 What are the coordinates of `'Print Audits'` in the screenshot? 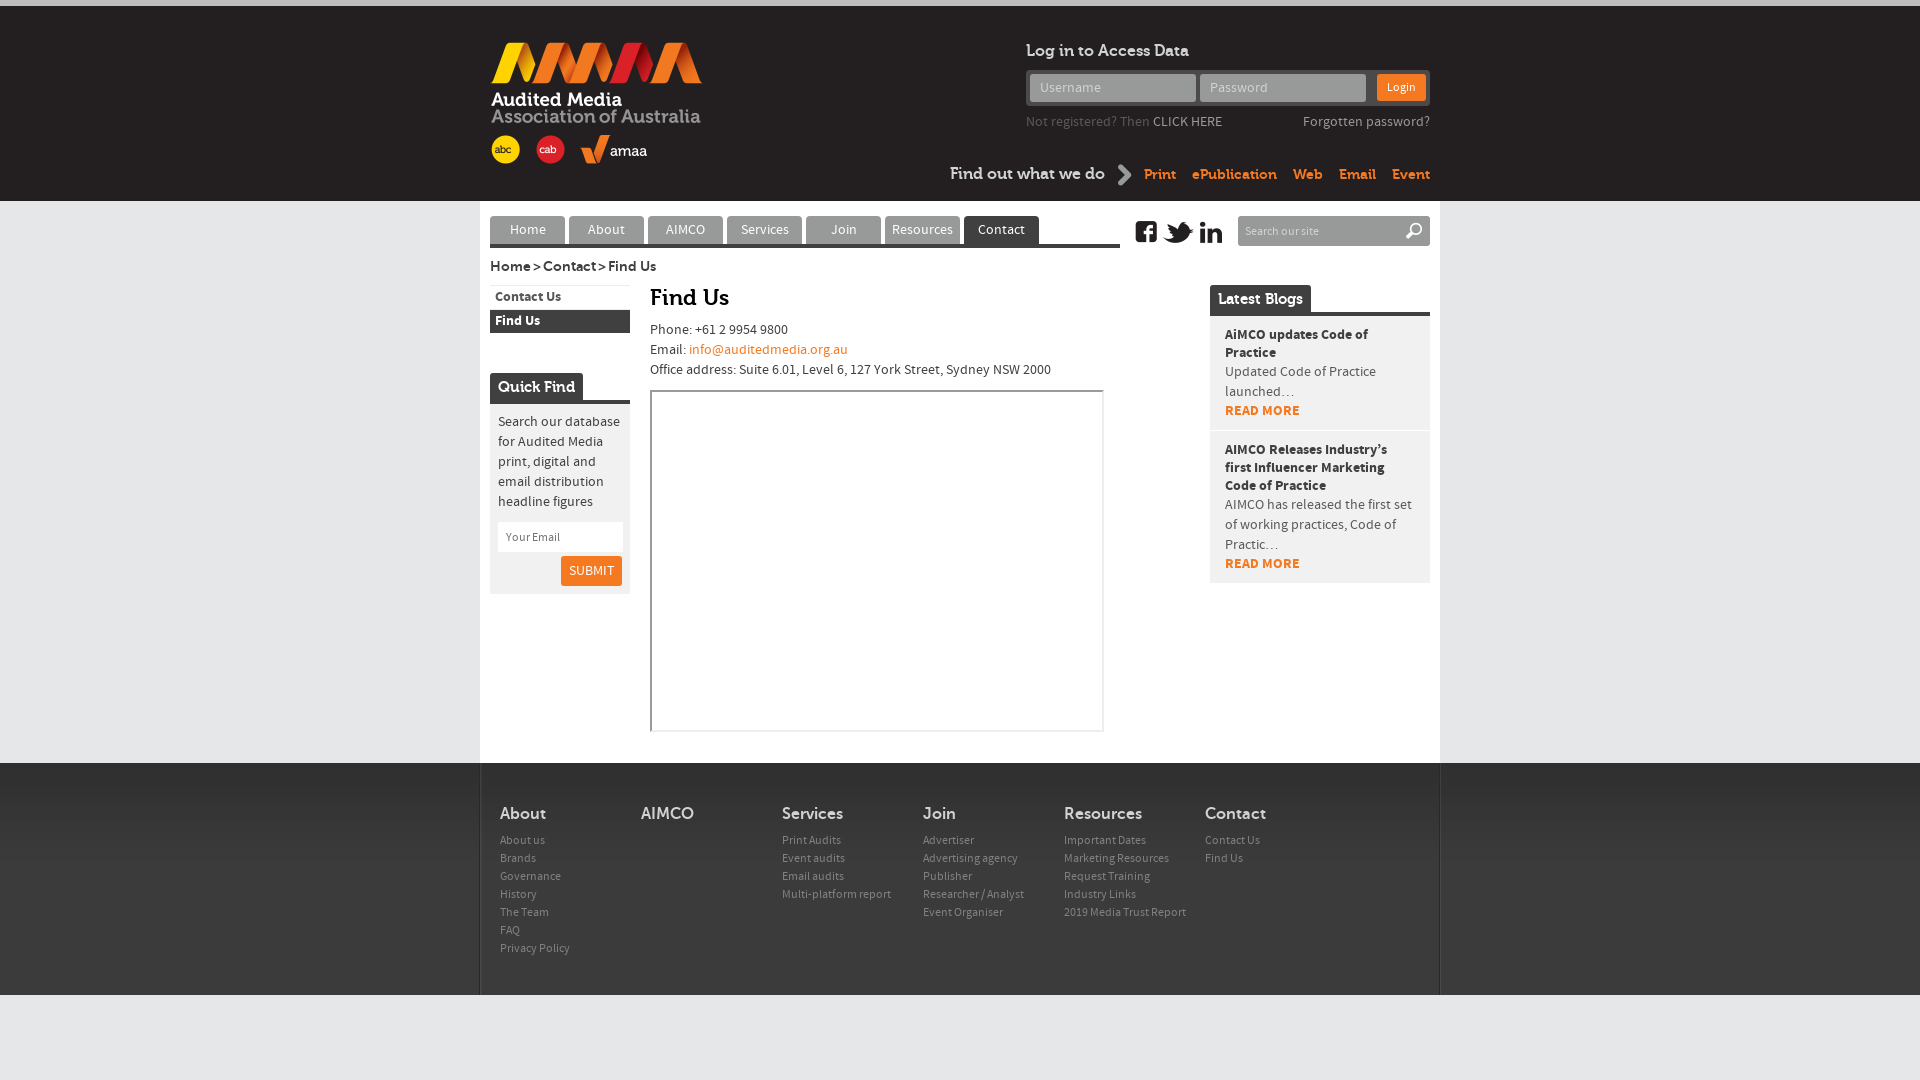 It's located at (811, 840).